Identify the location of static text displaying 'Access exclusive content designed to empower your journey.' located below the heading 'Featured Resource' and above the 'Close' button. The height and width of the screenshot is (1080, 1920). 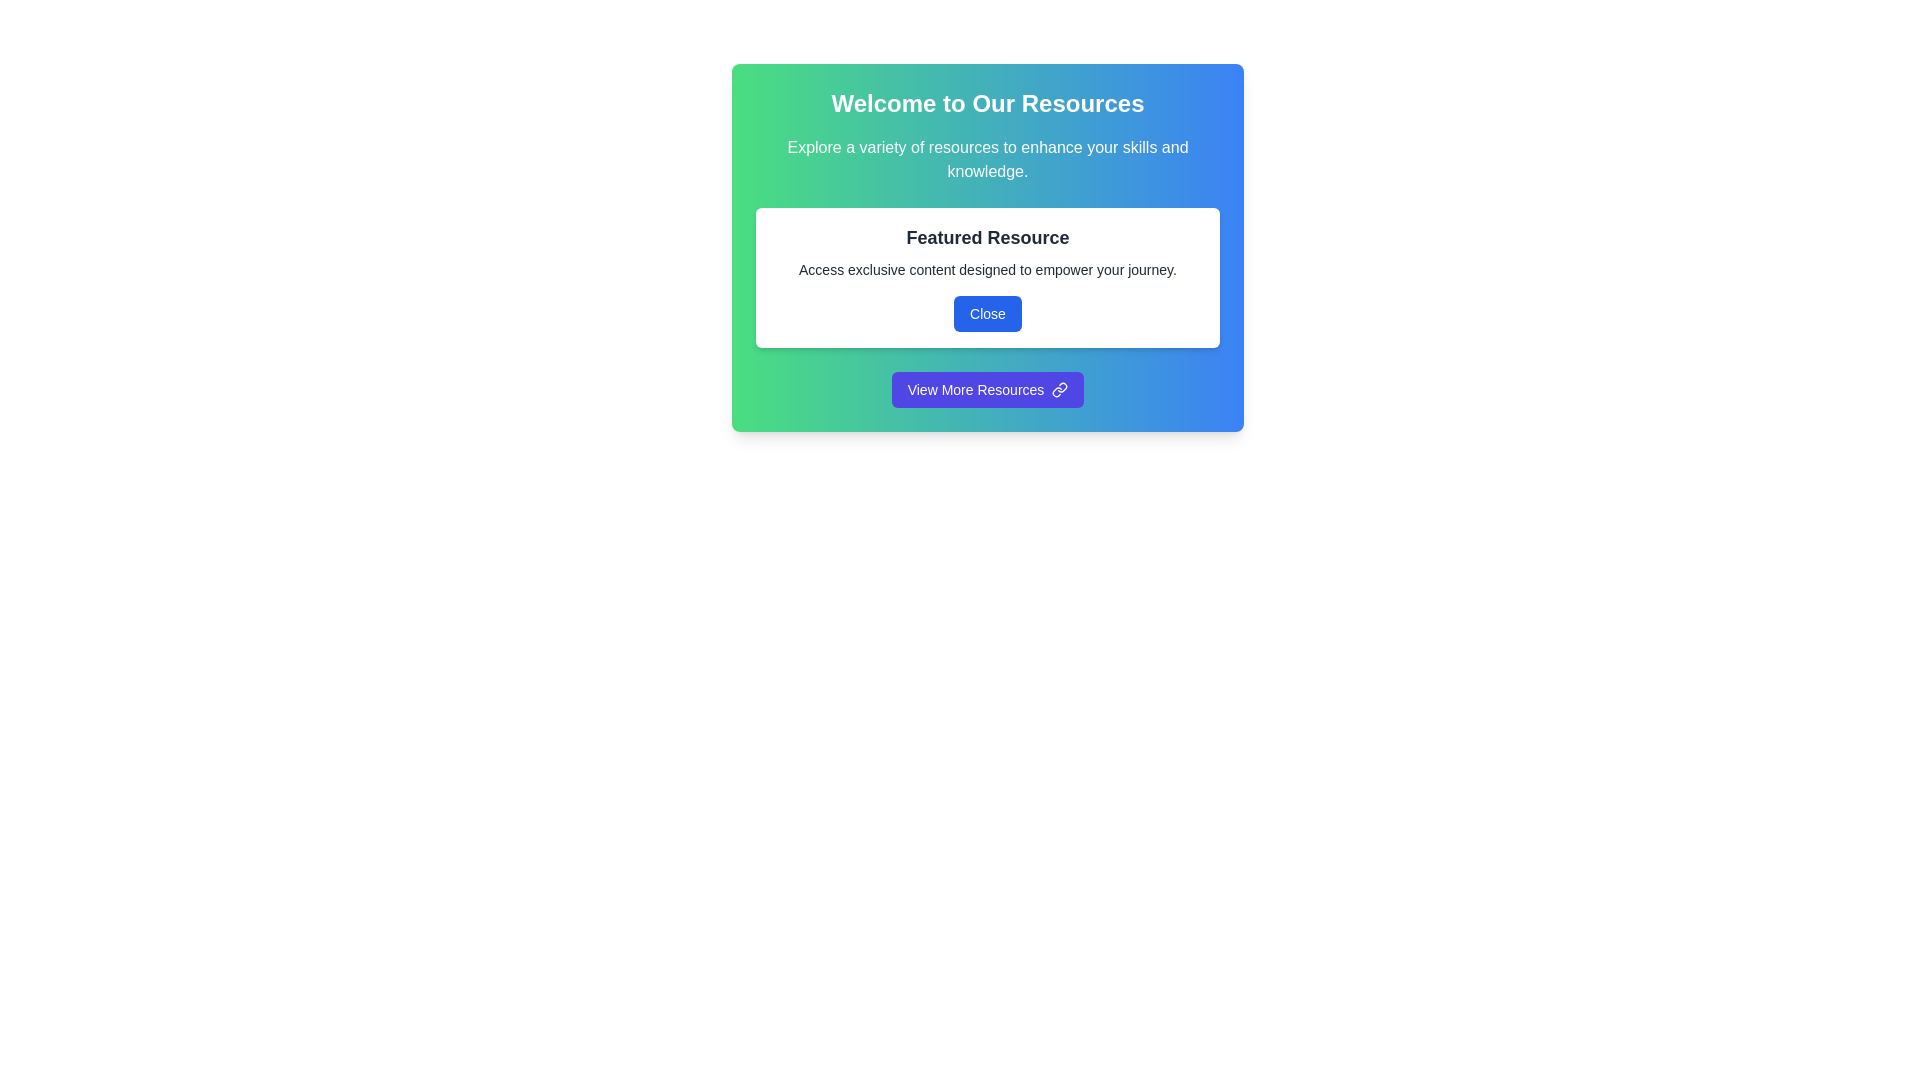
(988, 270).